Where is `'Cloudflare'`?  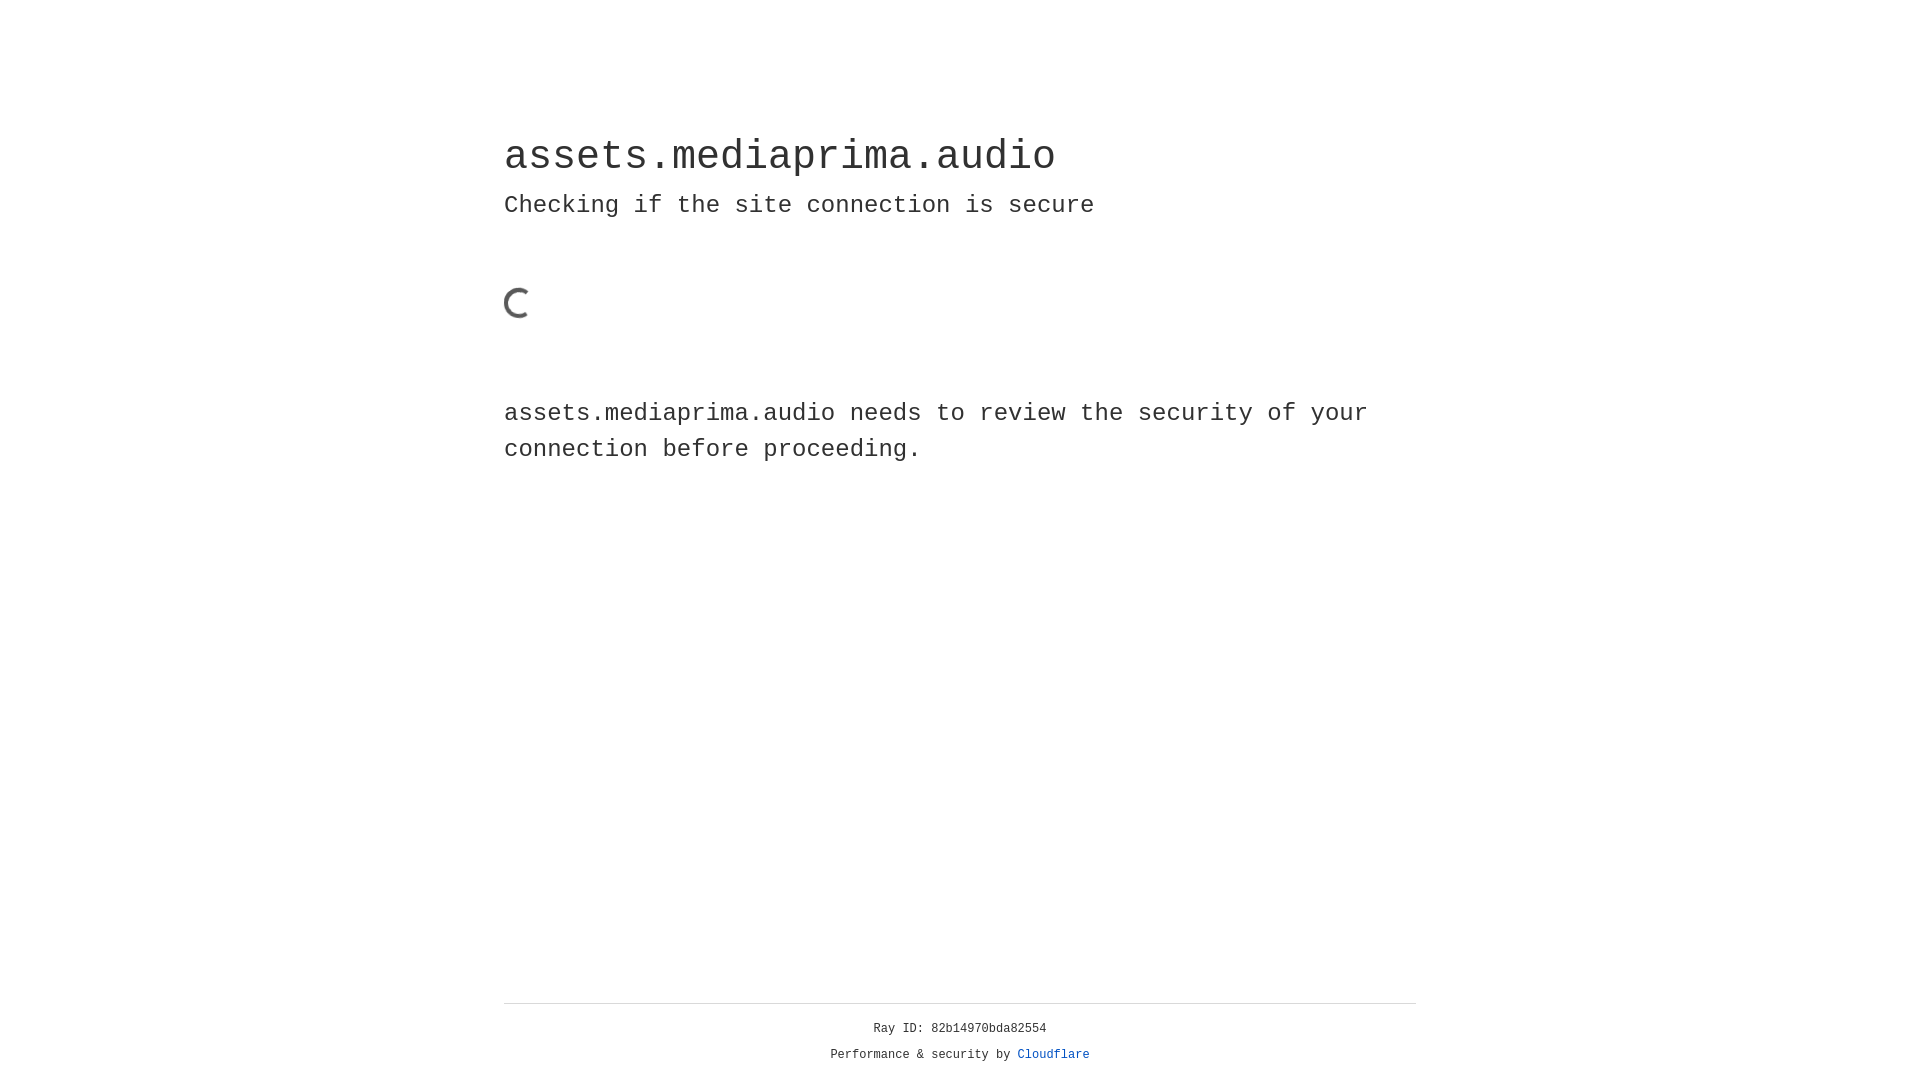 'Cloudflare' is located at coordinates (1017, 1054).